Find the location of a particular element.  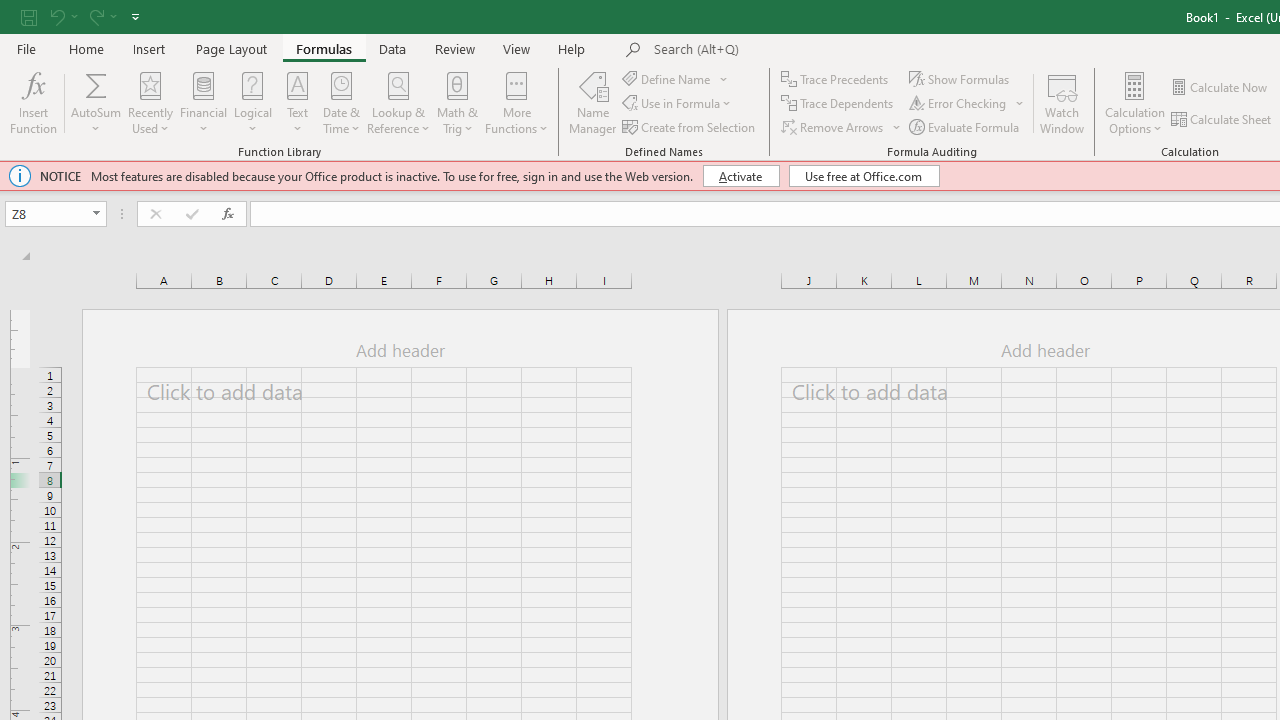

'Define Name' is located at coordinates (676, 78).